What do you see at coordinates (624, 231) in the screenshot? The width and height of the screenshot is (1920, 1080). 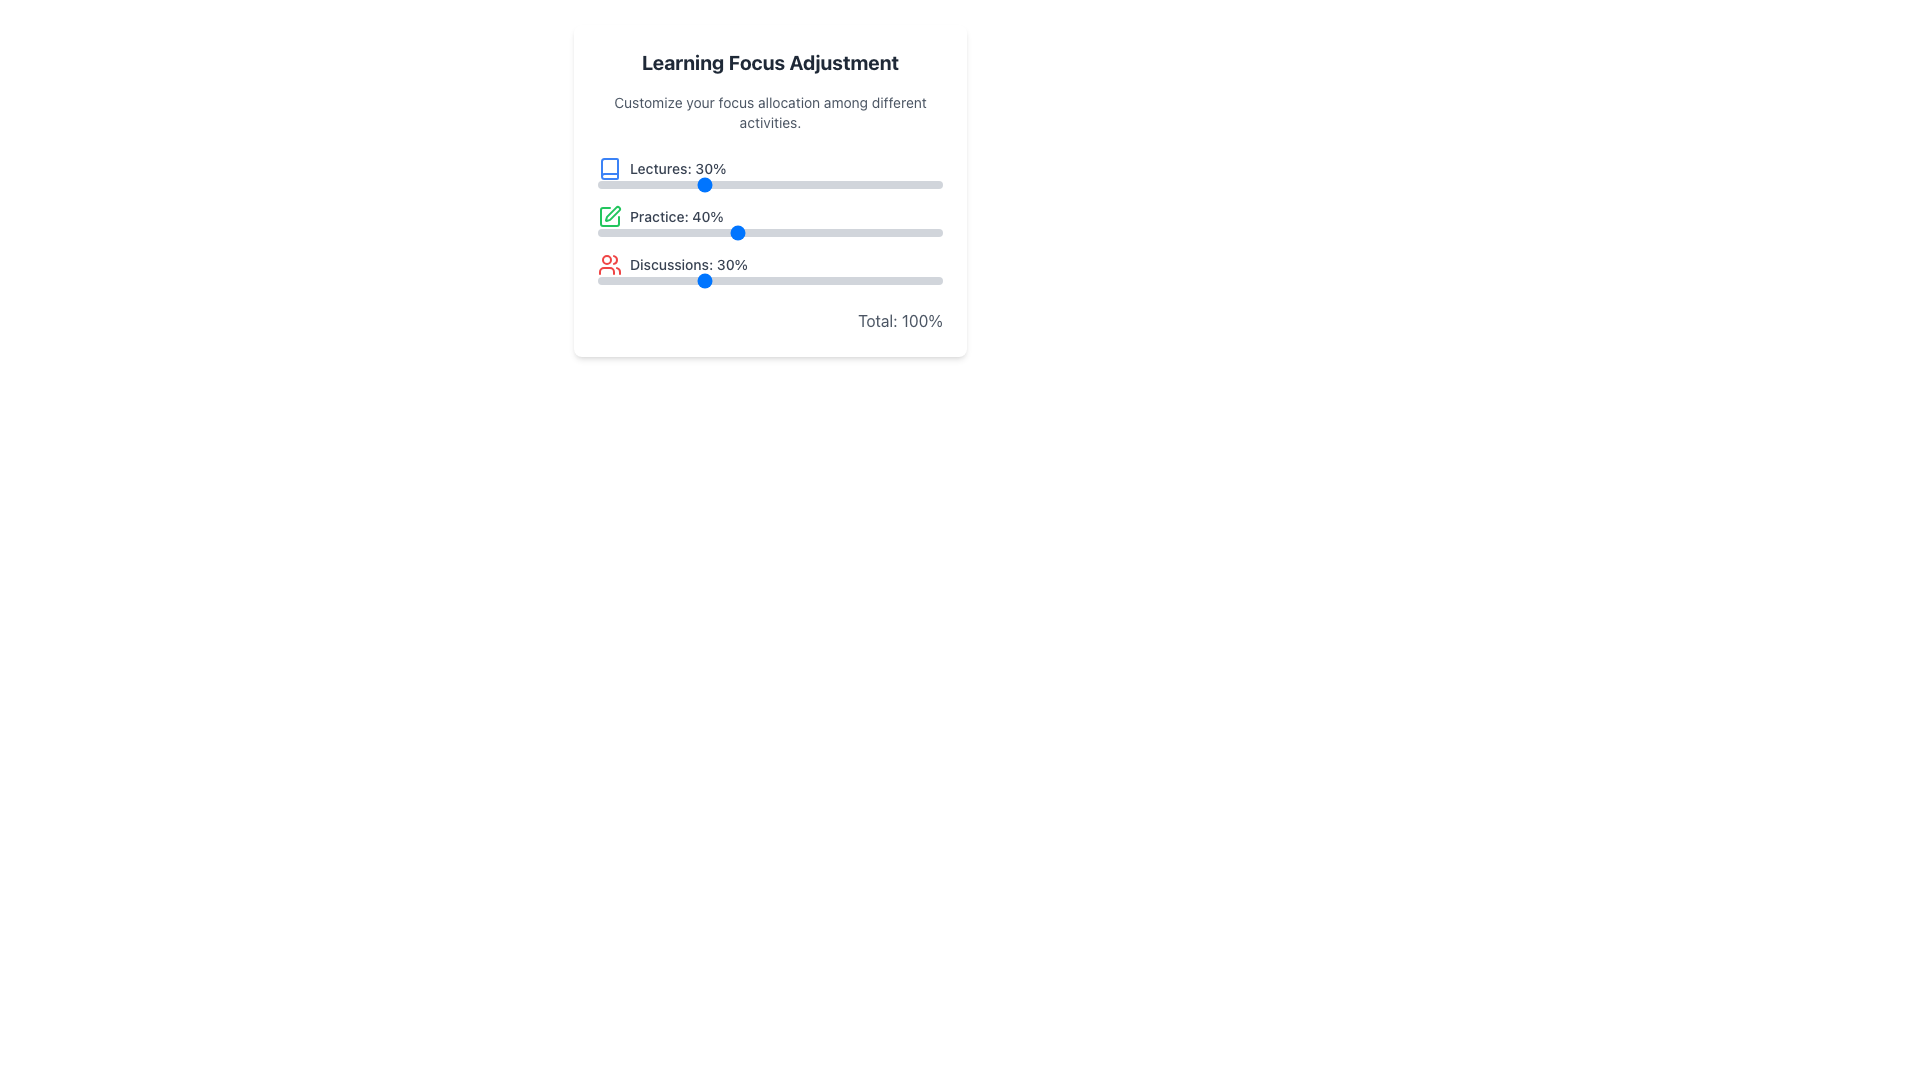 I see `the 'Practice' slider` at bounding box center [624, 231].